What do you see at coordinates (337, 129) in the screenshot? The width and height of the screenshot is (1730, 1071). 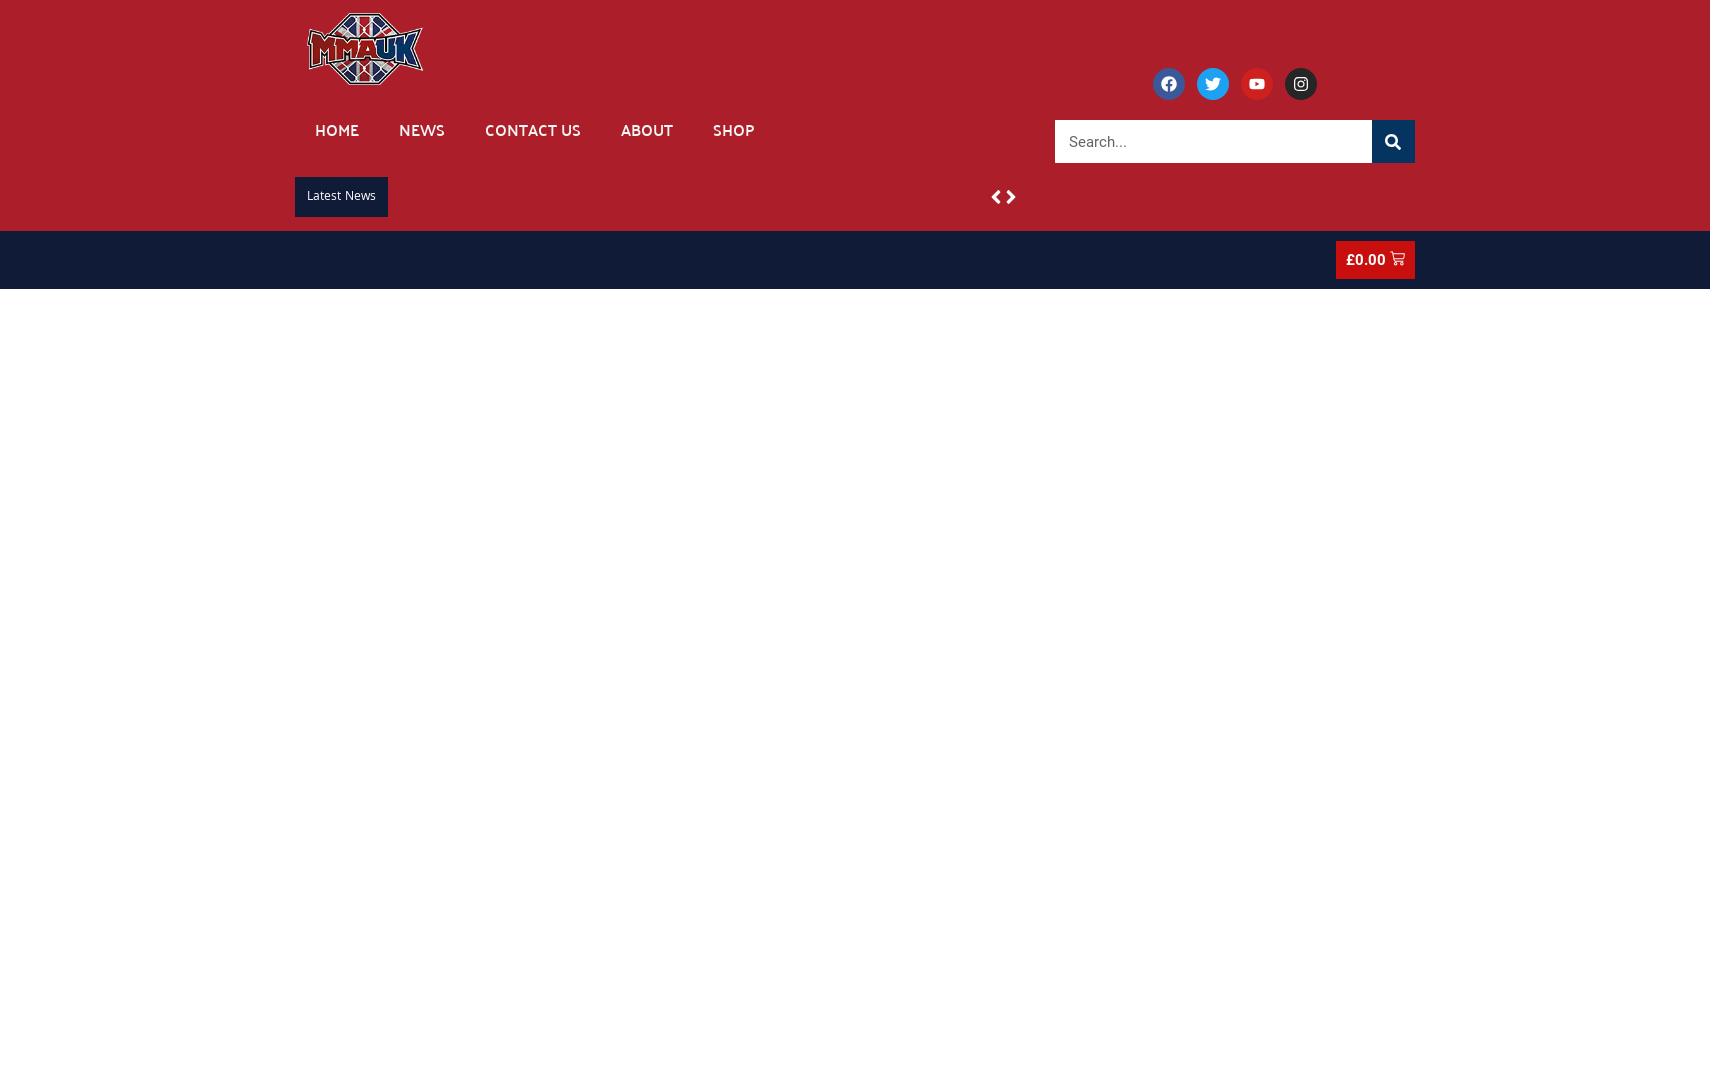 I see `'Home'` at bounding box center [337, 129].